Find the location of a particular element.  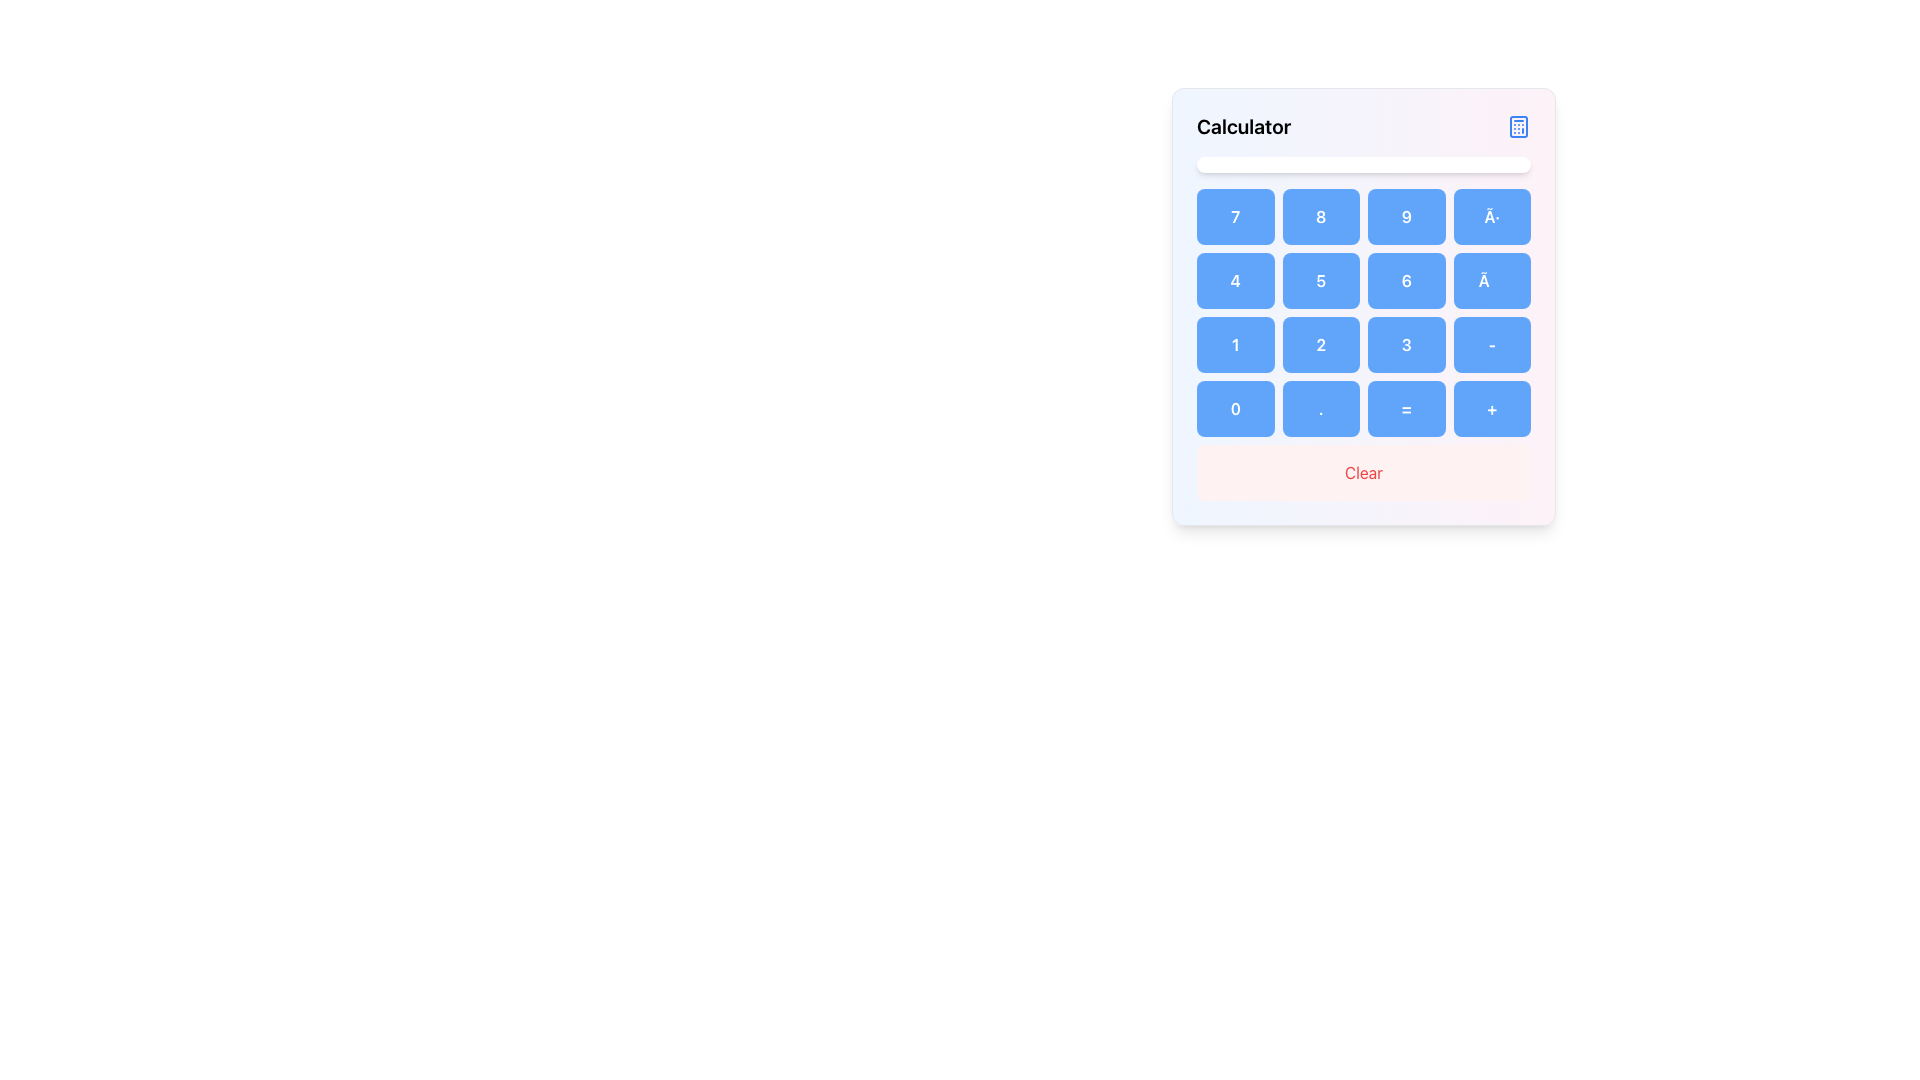

the numeric input button representing the number '7' in the top-left corner of the calculator grid to input the digit '7' is located at coordinates (1234, 216).